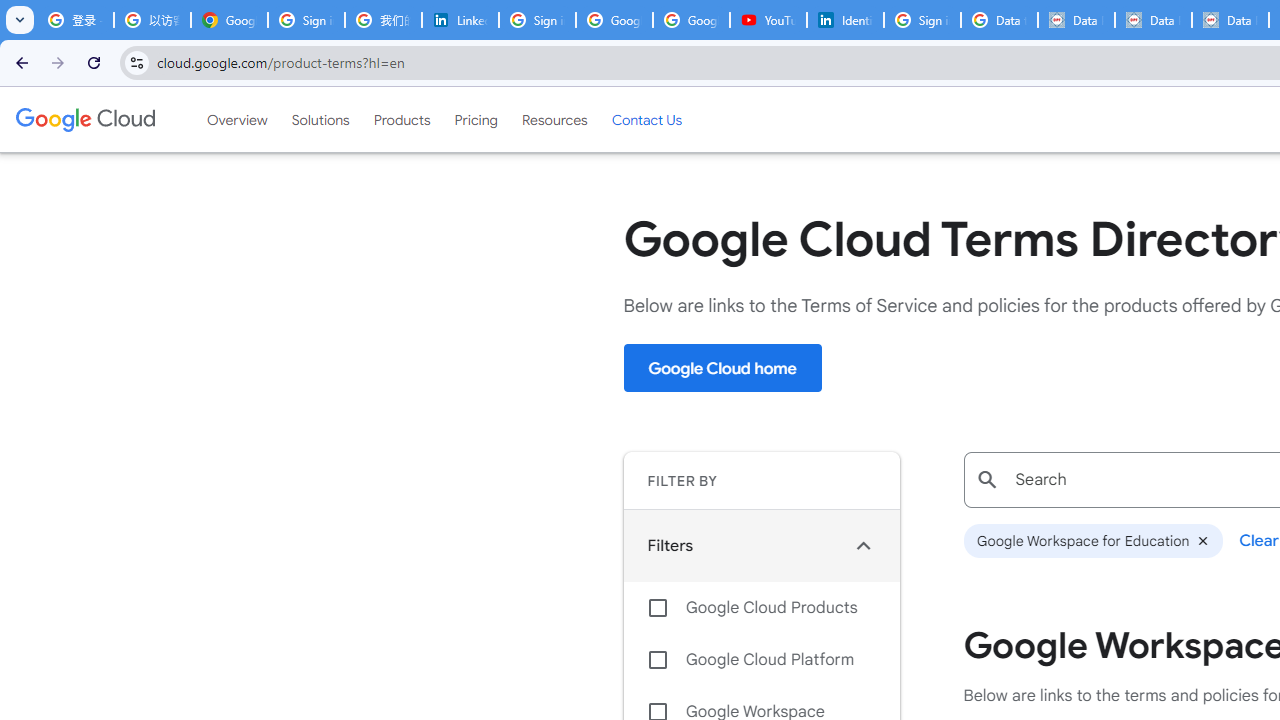 This screenshot has width=1280, height=720. Describe the element at coordinates (459, 20) in the screenshot. I see `'LinkedIn Privacy Policy'` at that location.